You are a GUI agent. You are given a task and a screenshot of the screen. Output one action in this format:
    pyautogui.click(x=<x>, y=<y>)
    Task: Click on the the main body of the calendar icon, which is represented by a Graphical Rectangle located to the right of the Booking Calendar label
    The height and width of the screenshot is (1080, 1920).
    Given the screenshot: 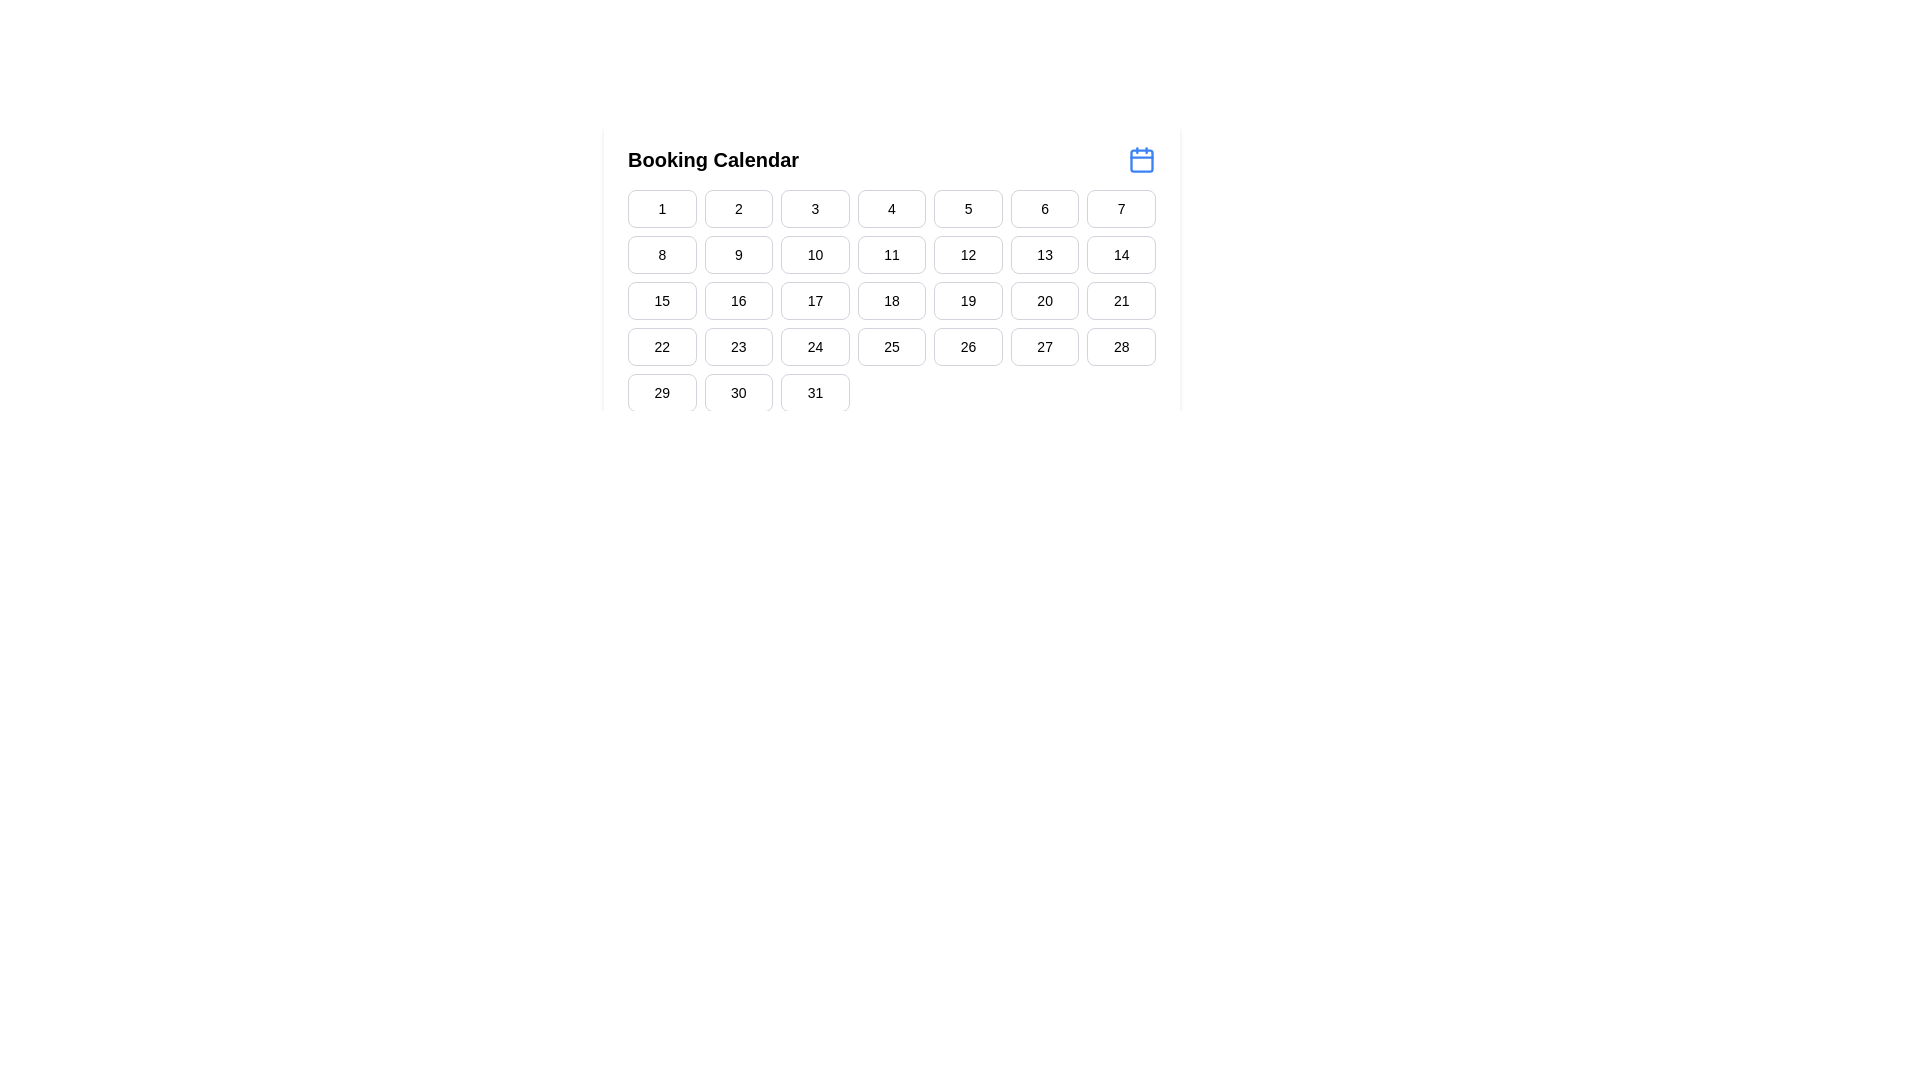 What is the action you would take?
    pyautogui.click(x=1142, y=160)
    